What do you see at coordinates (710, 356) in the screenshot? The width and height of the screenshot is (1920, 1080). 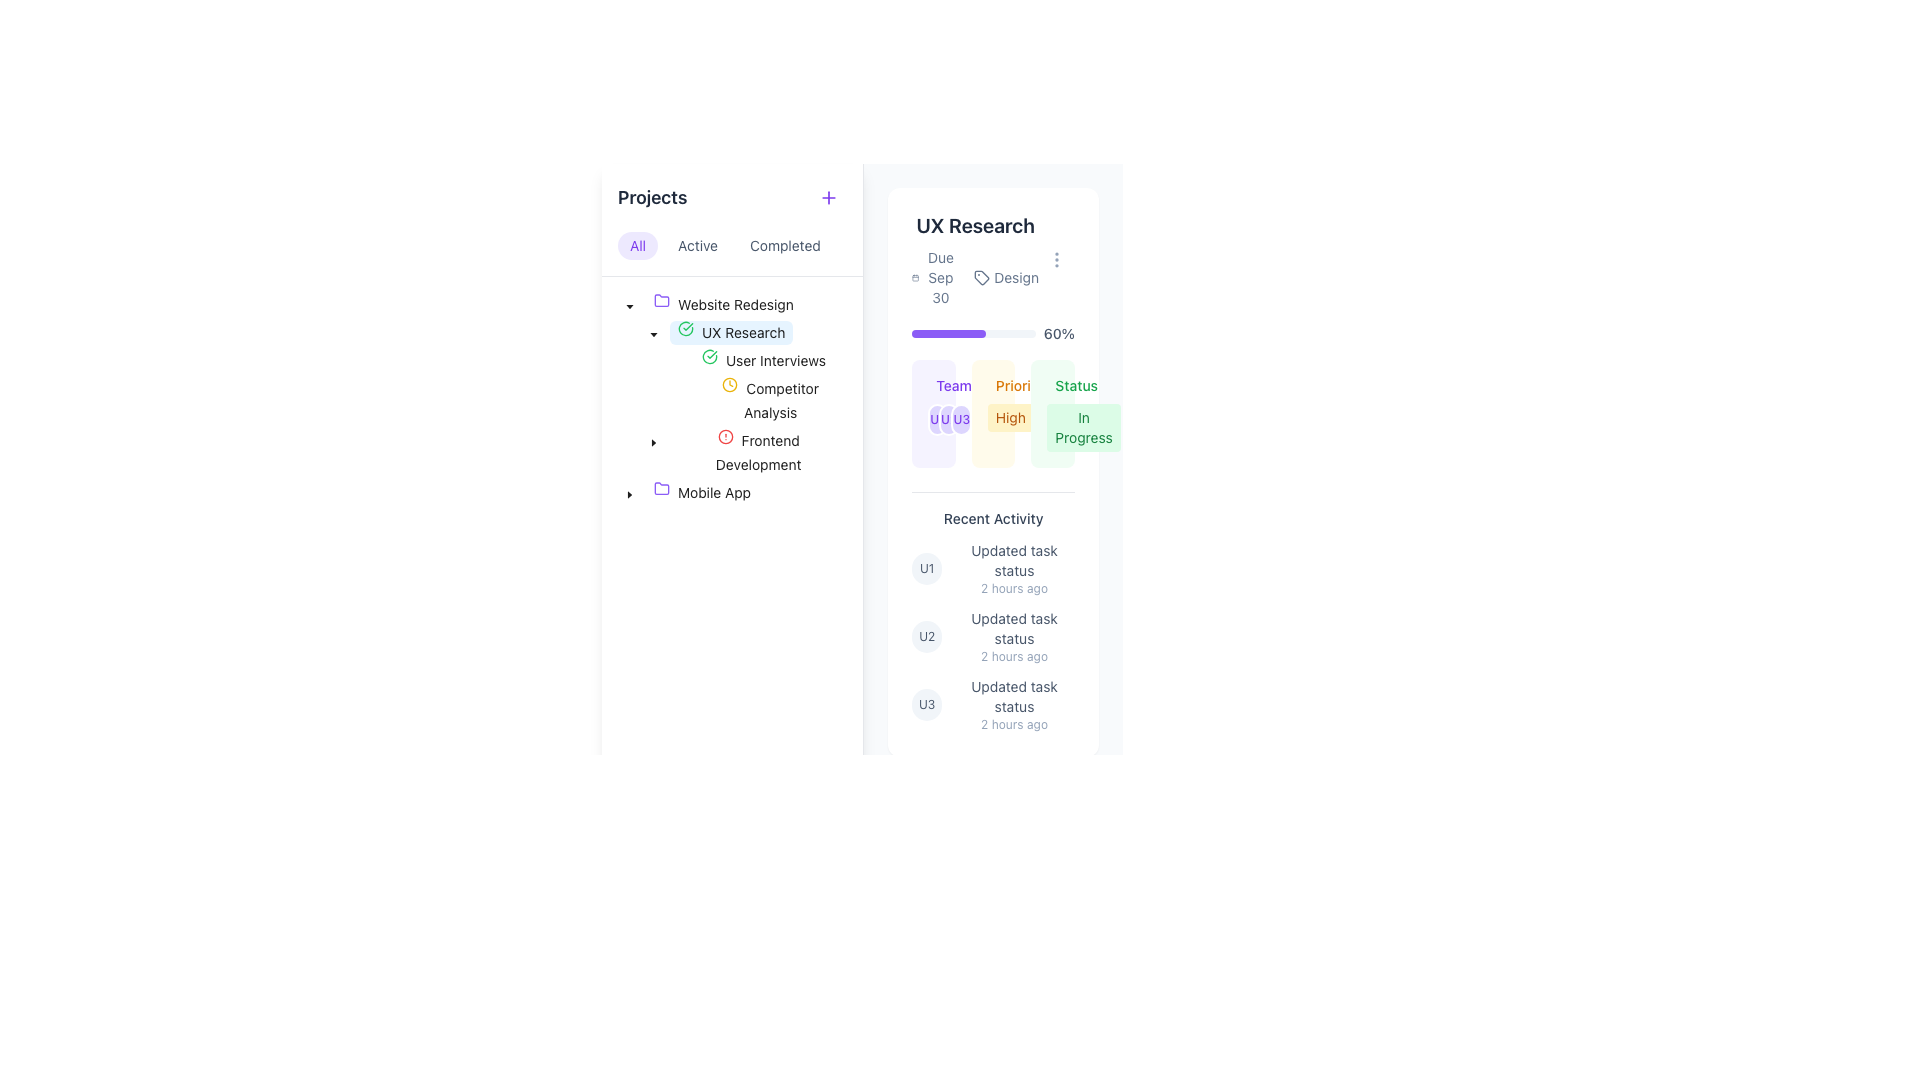 I see `the status indication of the green checkmark icon located in the 'UX Research' section, which serves as an indicator for 'User Interviews'` at bounding box center [710, 356].